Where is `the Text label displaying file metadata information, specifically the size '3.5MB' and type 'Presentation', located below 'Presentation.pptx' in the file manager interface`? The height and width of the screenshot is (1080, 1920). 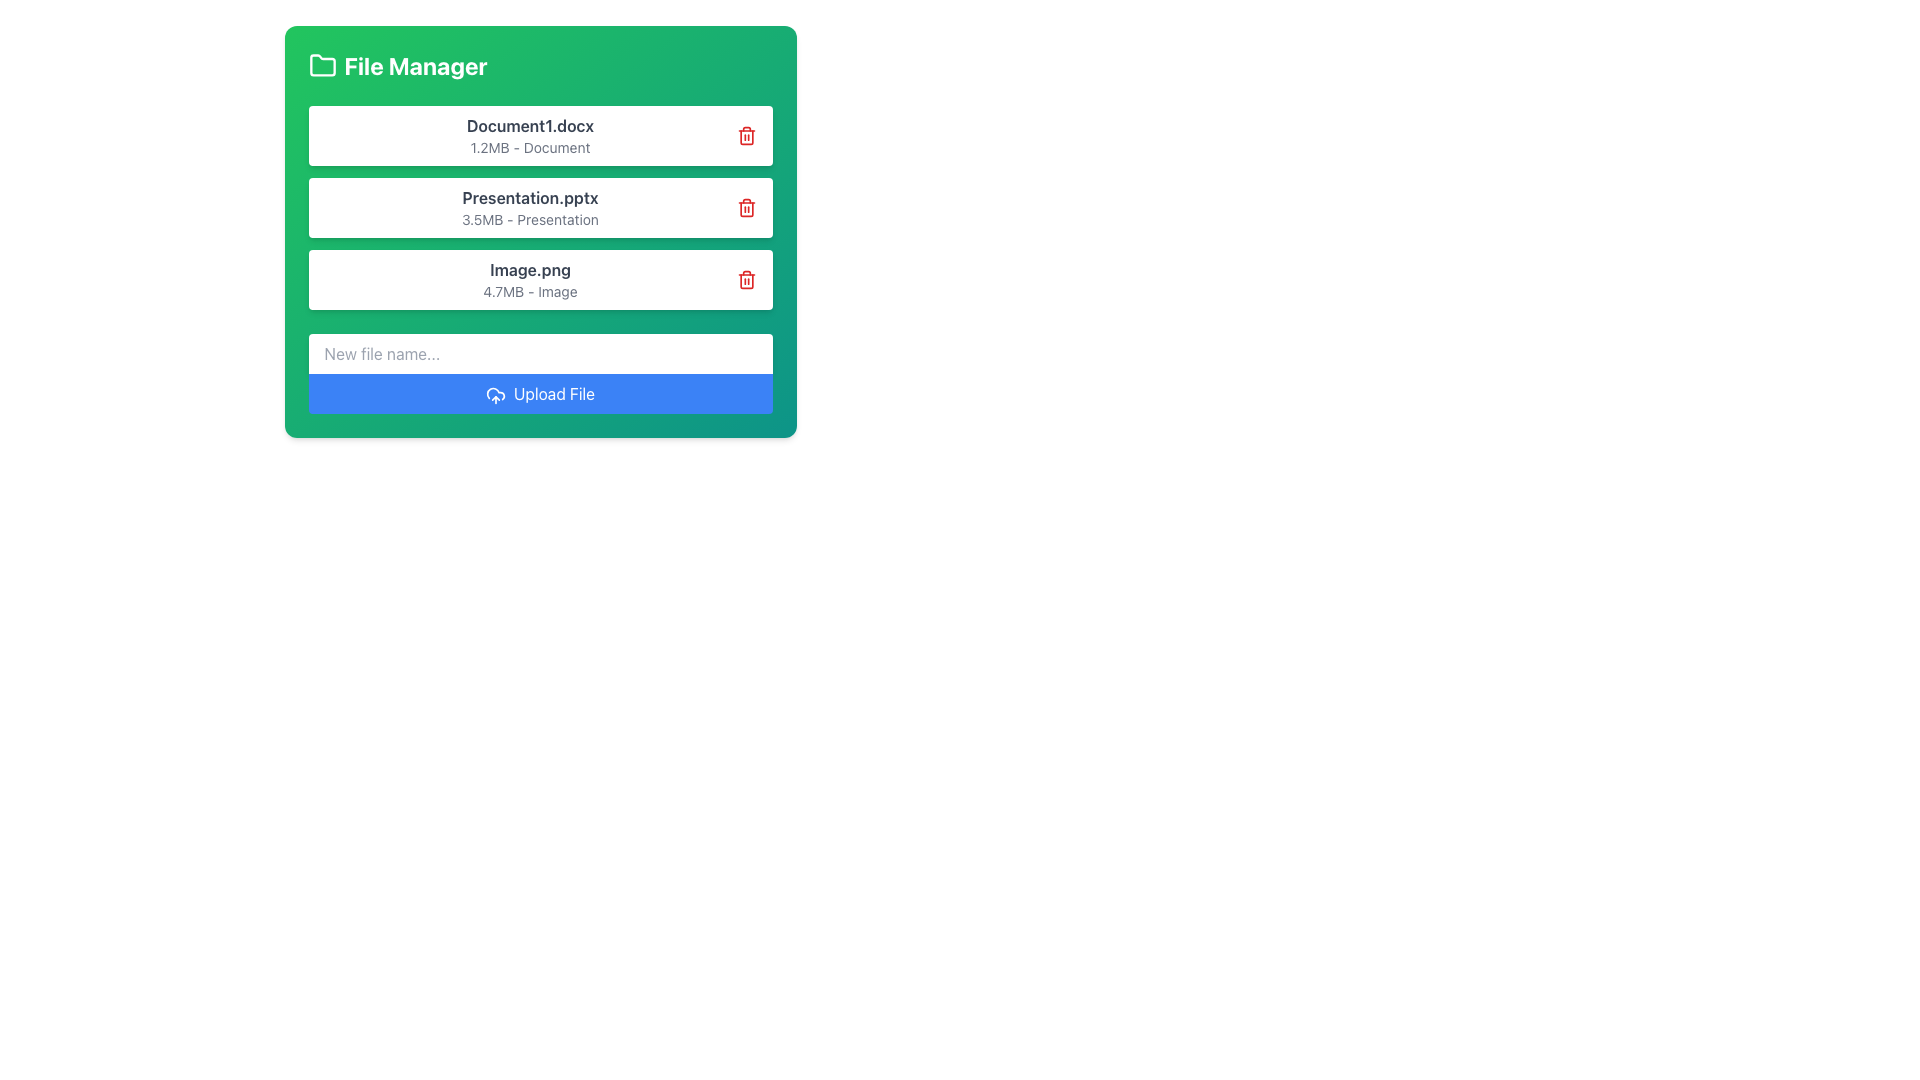 the Text label displaying file metadata information, specifically the size '3.5MB' and type 'Presentation', located below 'Presentation.pptx' in the file manager interface is located at coordinates (530, 219).